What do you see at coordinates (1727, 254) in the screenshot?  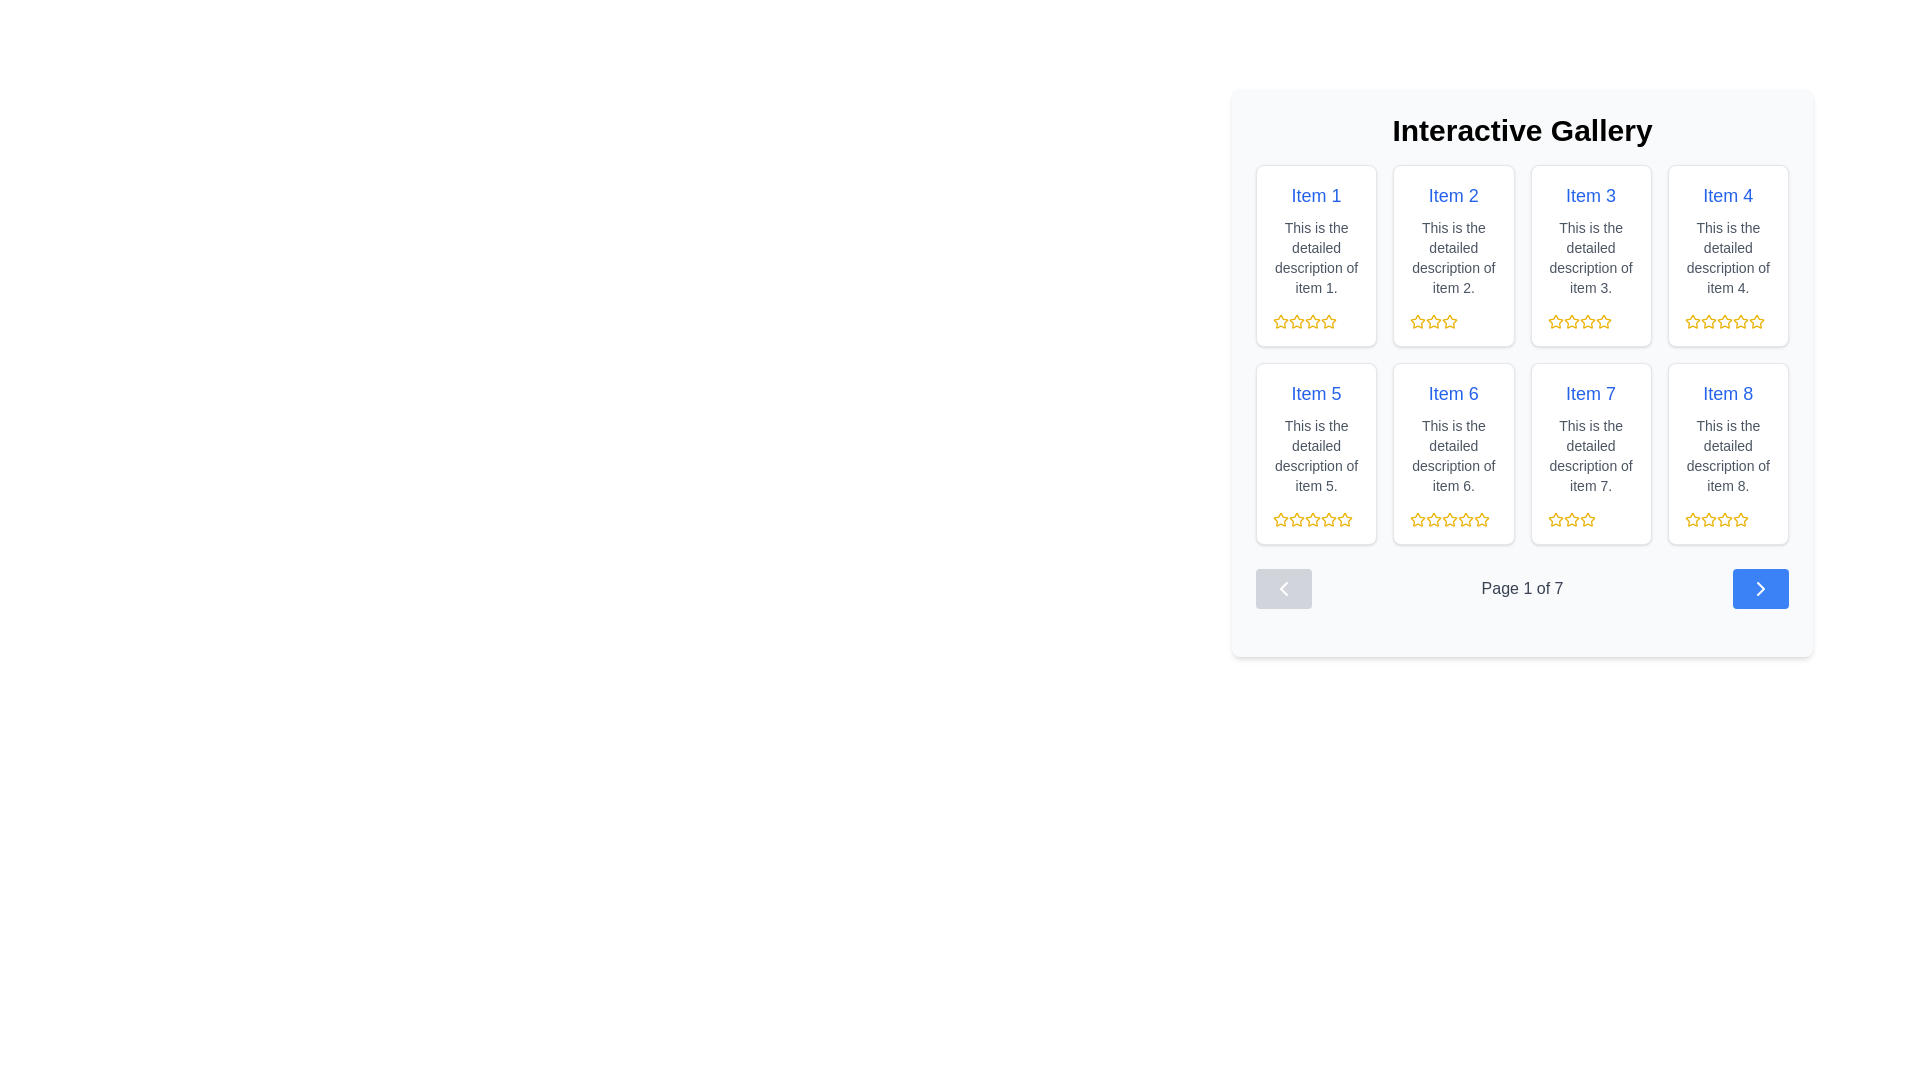 I see `content displayed on the card labeled 'Item 4', which is located in the top-right corner of the grid layout with a white background and a blue title` at bounding box center [1727, 254].